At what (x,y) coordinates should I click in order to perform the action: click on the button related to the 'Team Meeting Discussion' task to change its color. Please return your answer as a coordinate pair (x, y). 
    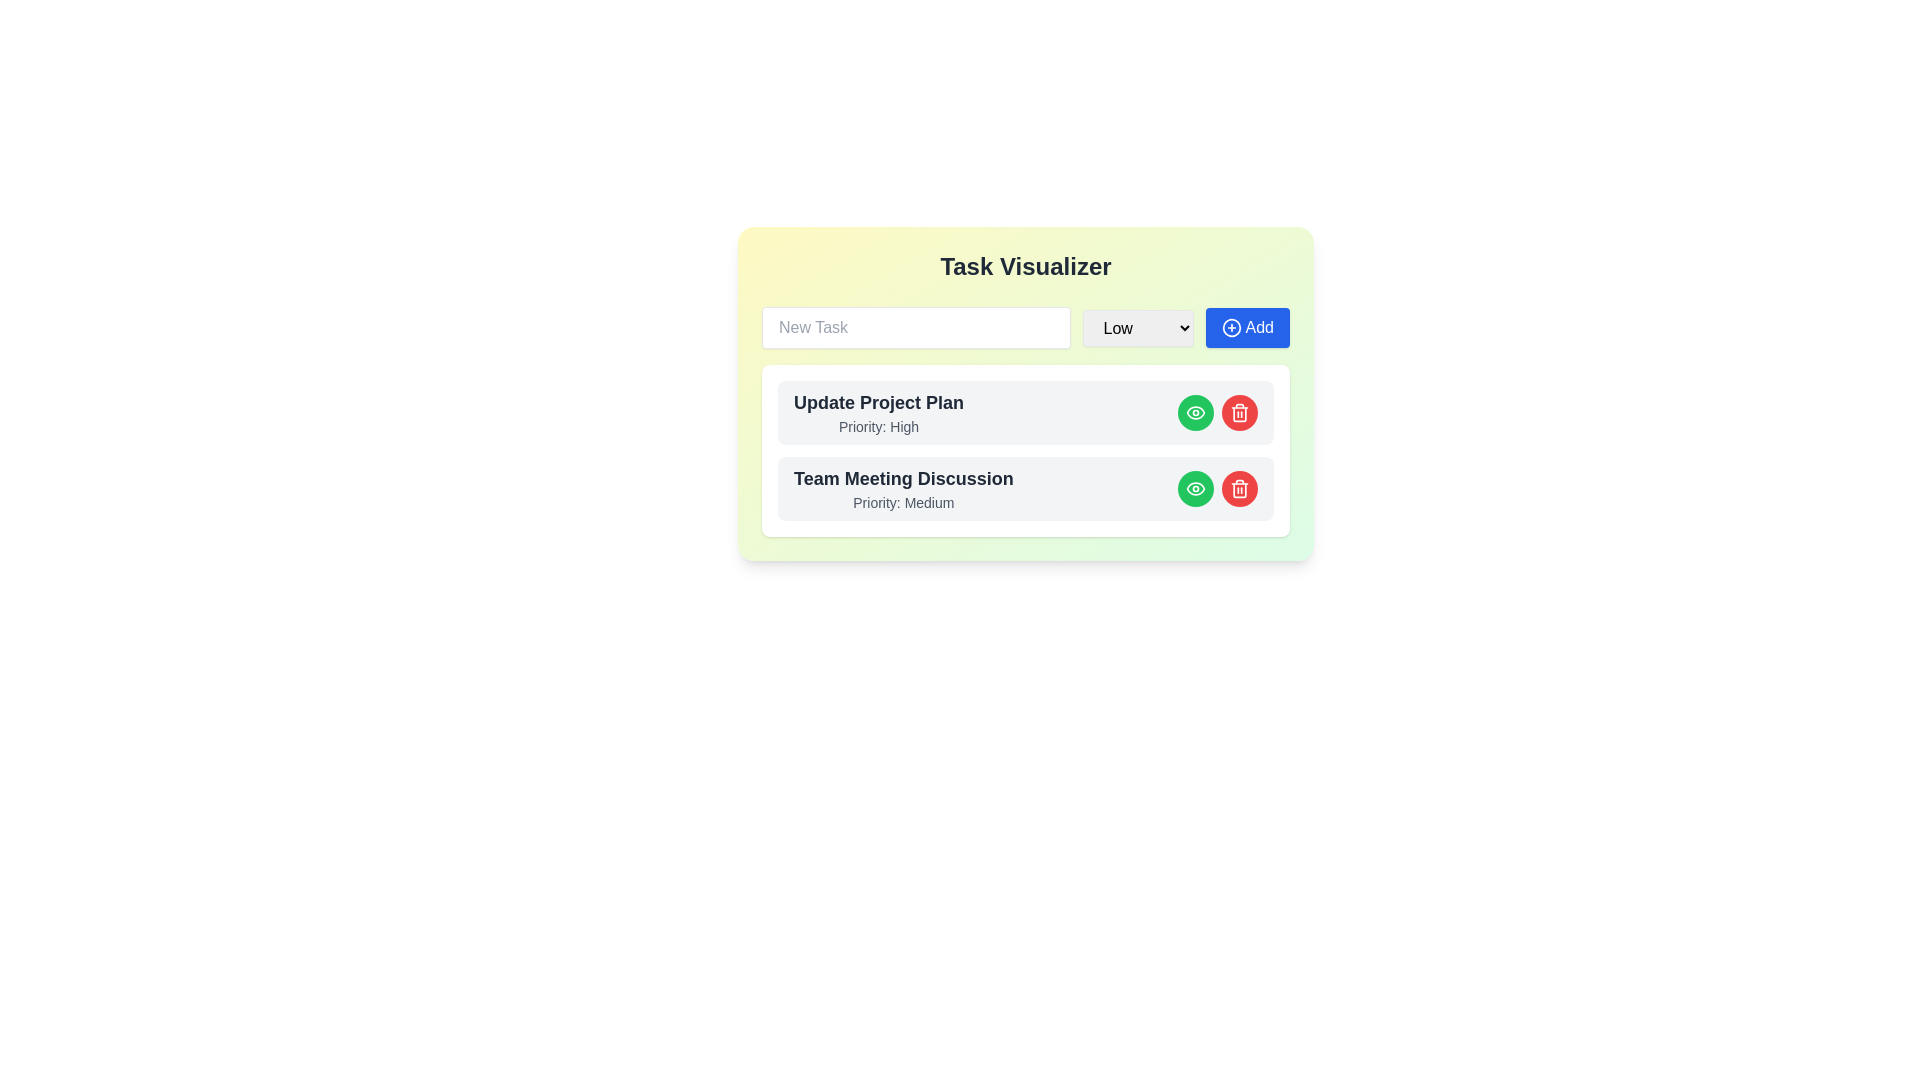
    Looking at the image, I should click on (1195, 489).